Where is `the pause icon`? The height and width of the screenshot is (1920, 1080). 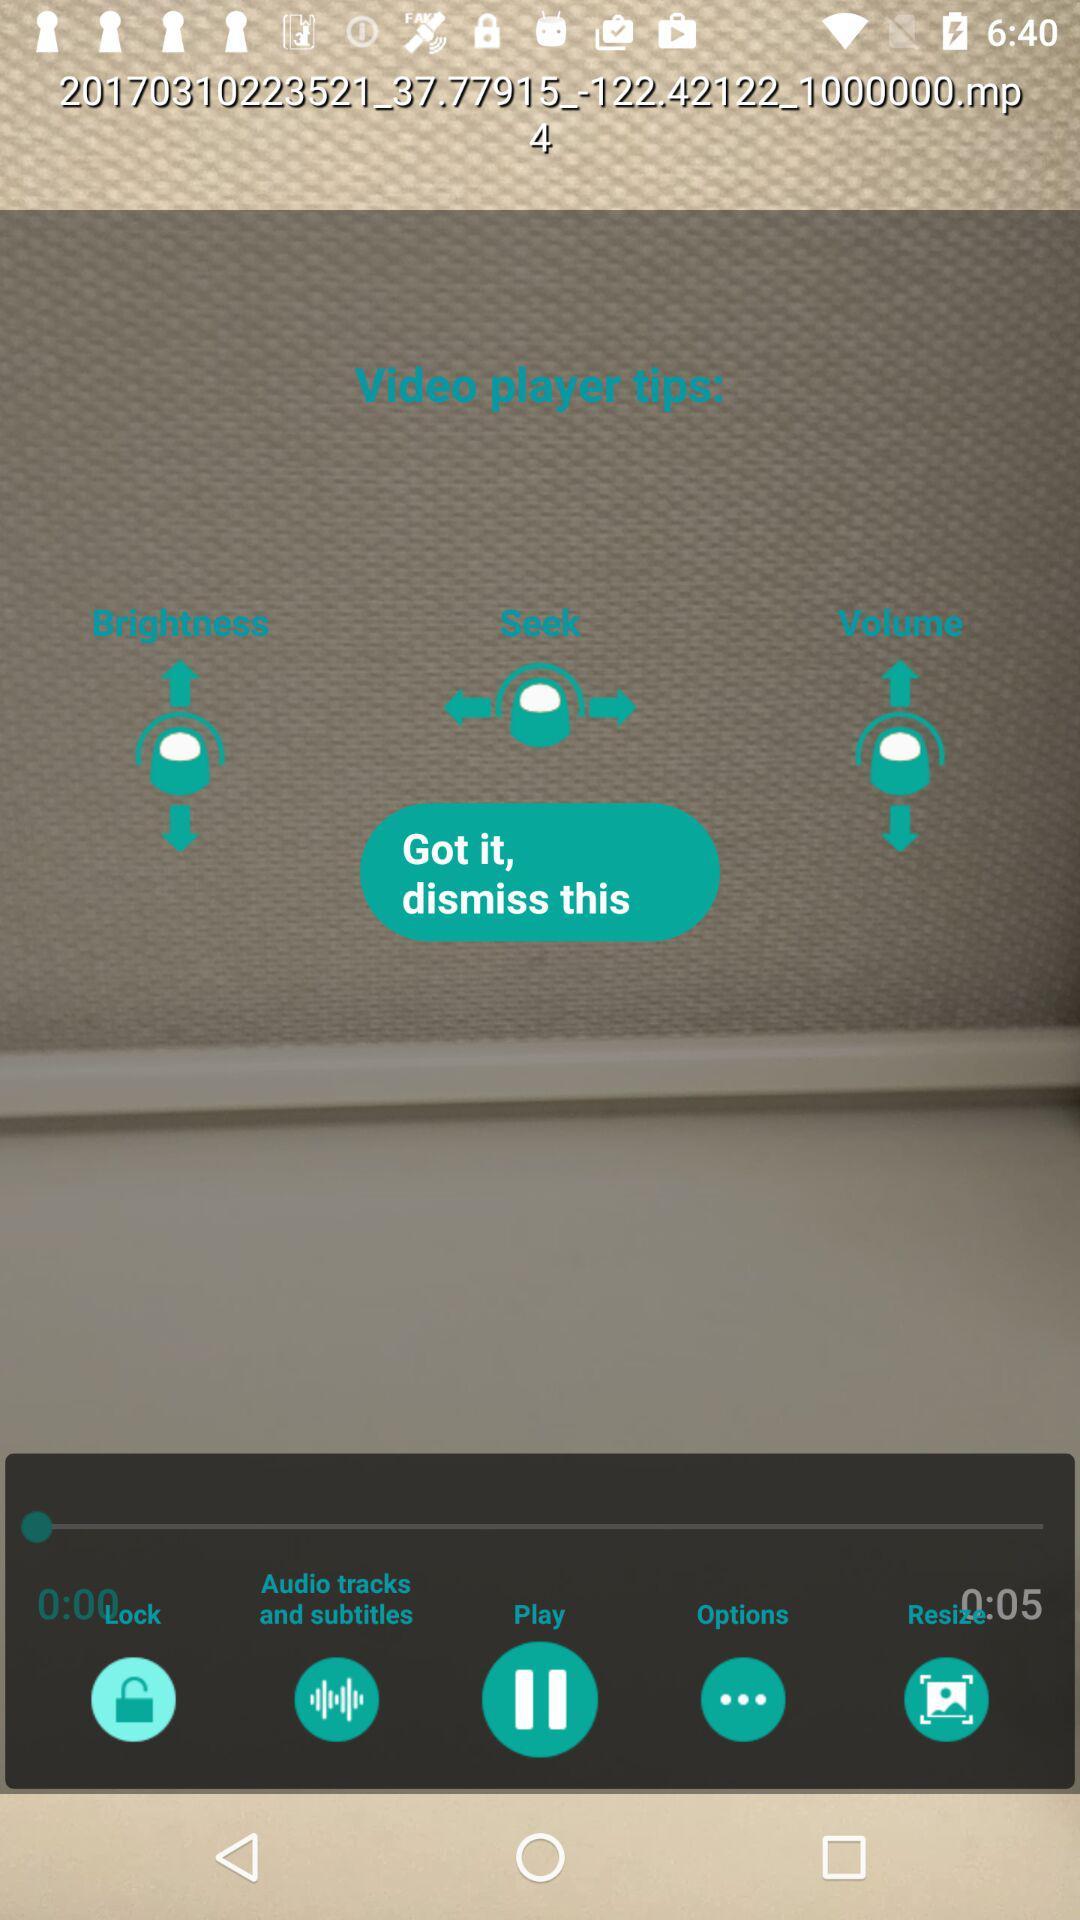 the pause icon is located at coordinates (538, 1698).